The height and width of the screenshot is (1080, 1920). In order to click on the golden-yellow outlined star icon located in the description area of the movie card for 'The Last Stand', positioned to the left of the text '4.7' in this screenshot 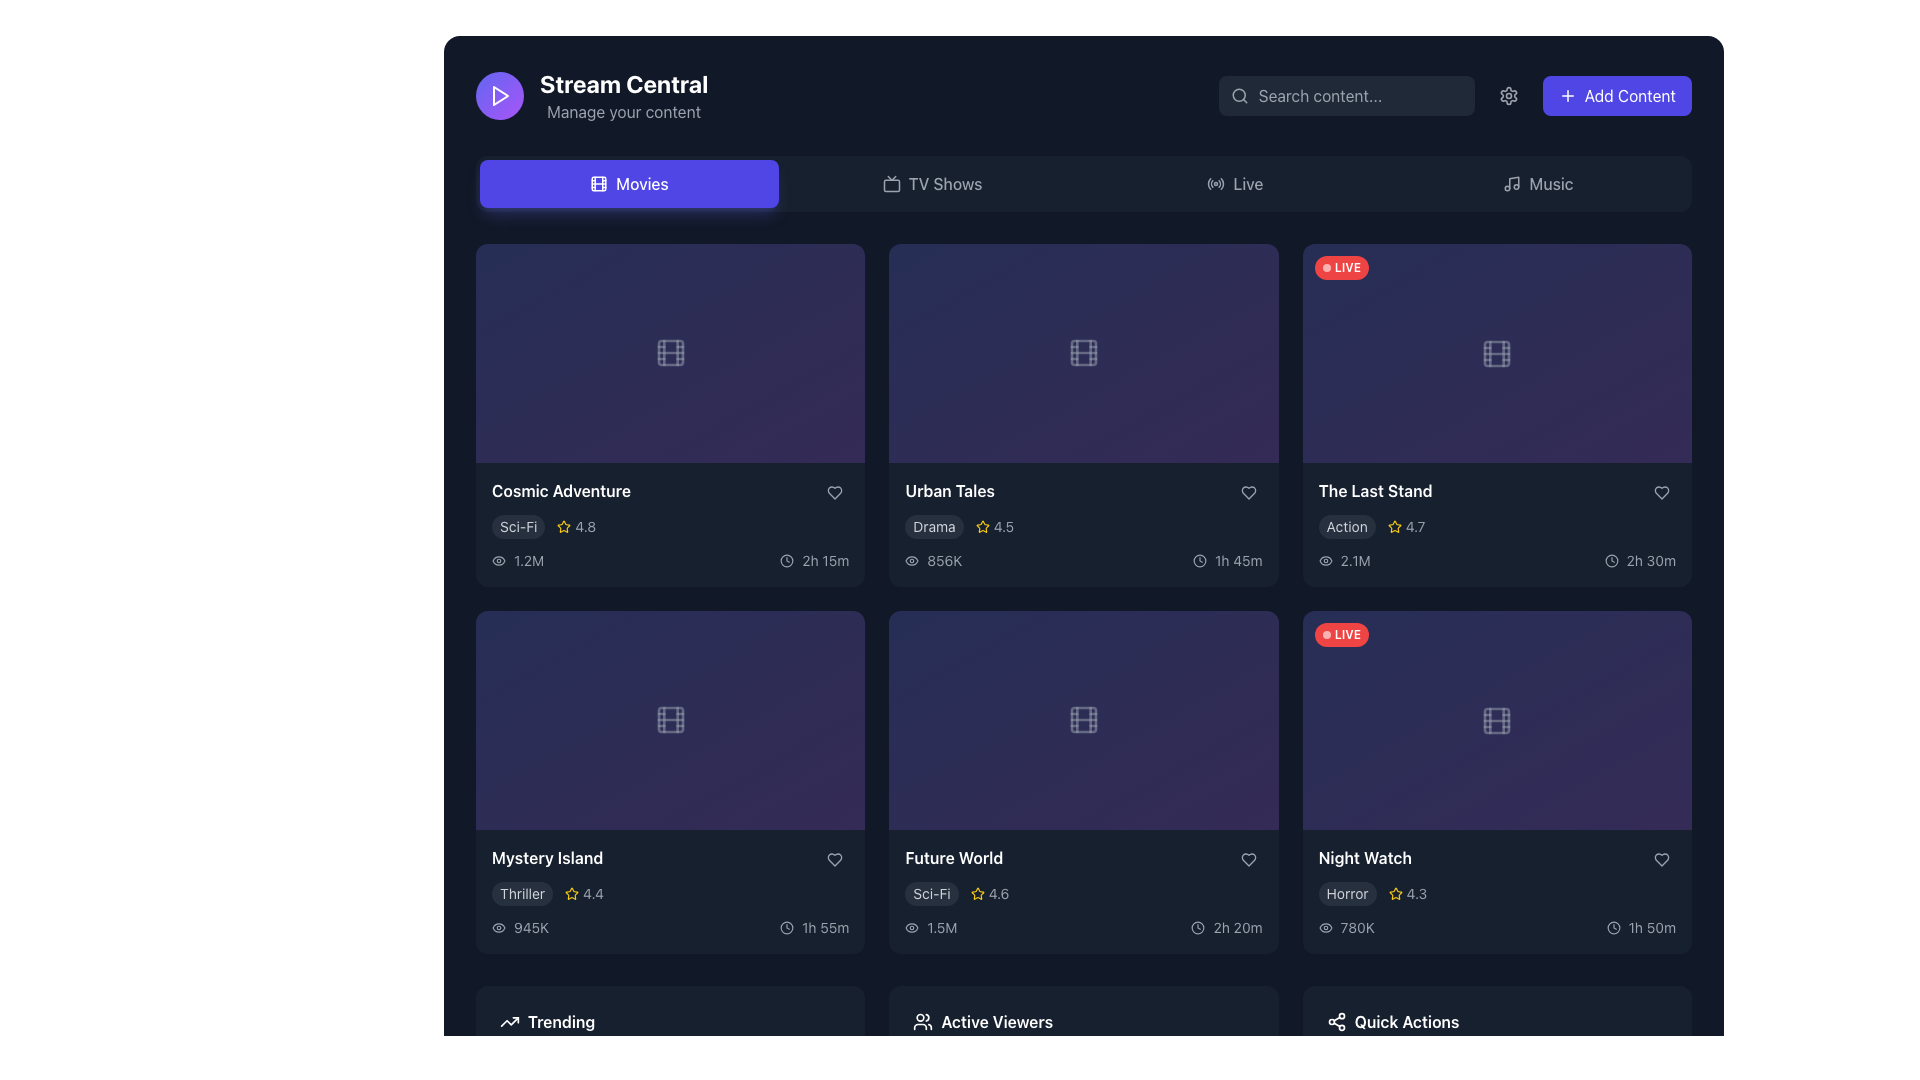, I will do `click(1393, 526)`.